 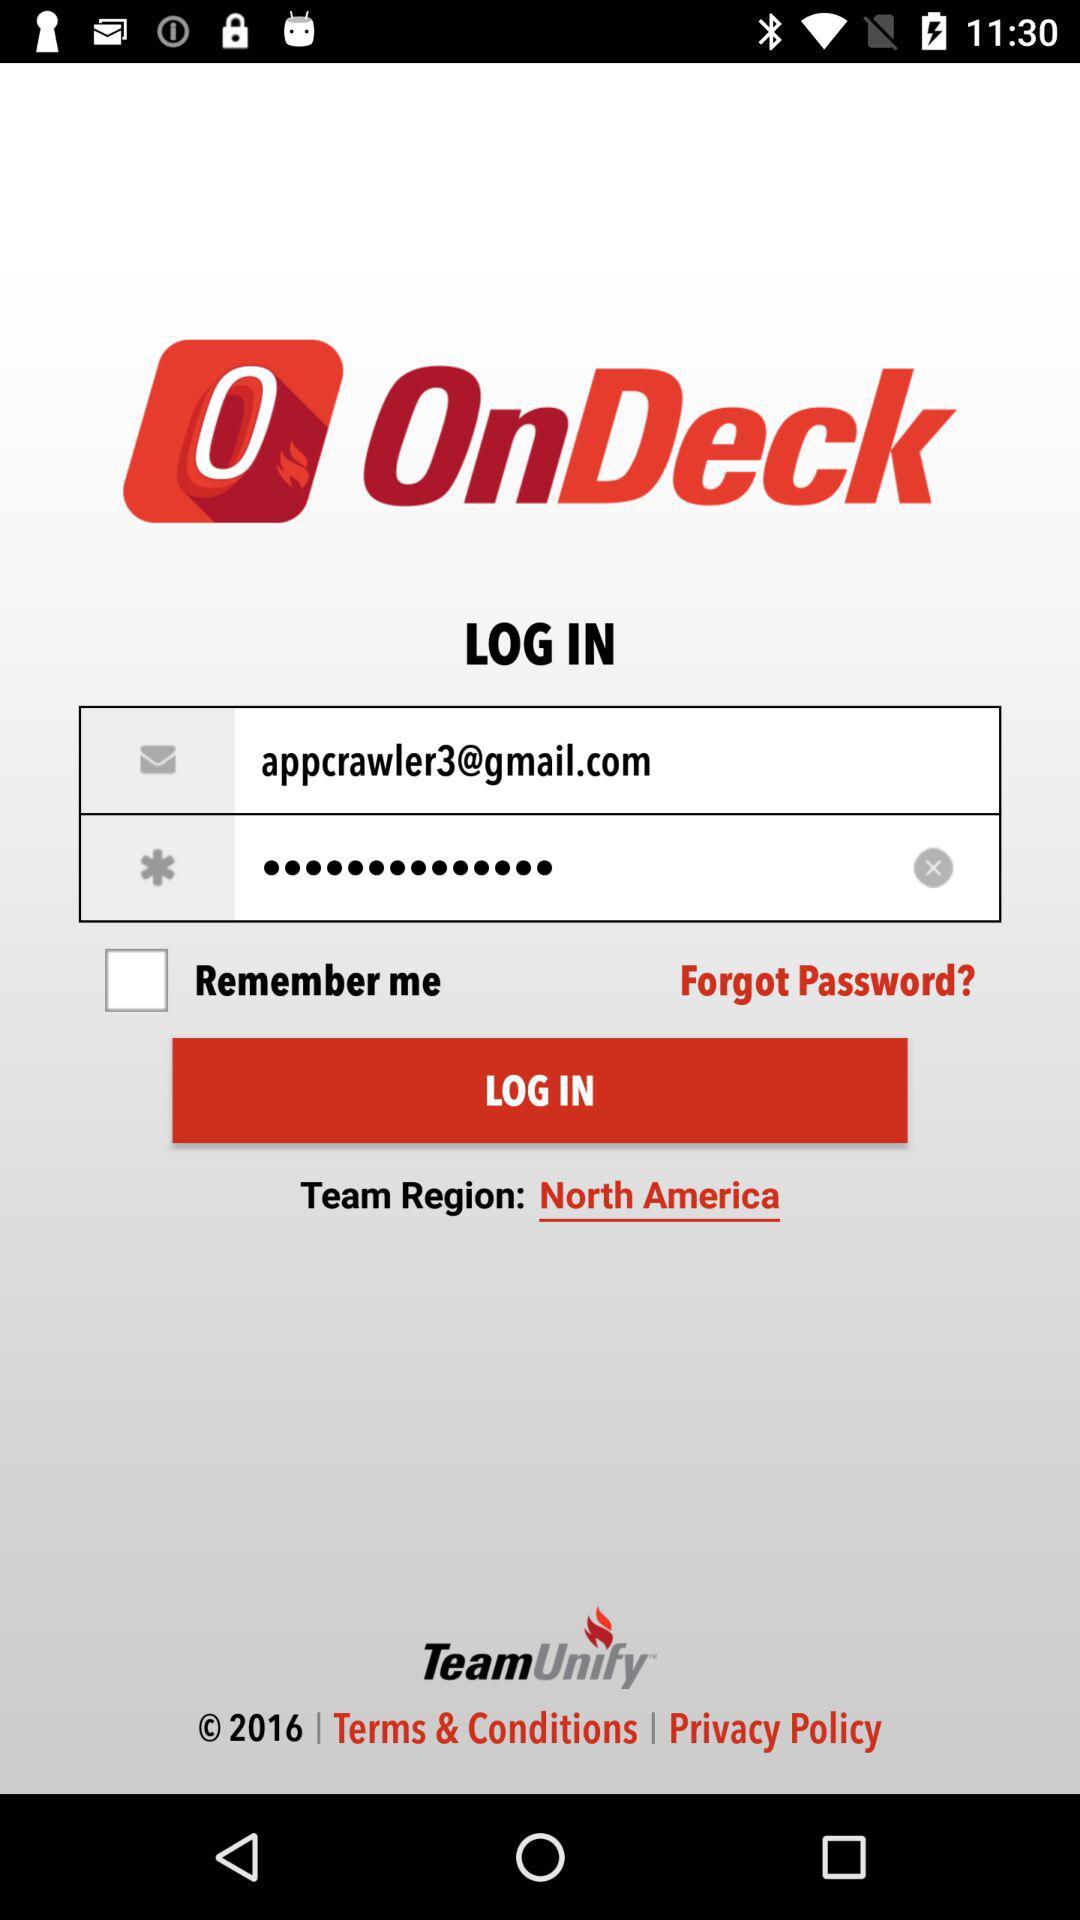 What do you see at coordinates (827, 980) in the screenshot?
I see `the icon next to remember me item` at bounding box center [827, 980].